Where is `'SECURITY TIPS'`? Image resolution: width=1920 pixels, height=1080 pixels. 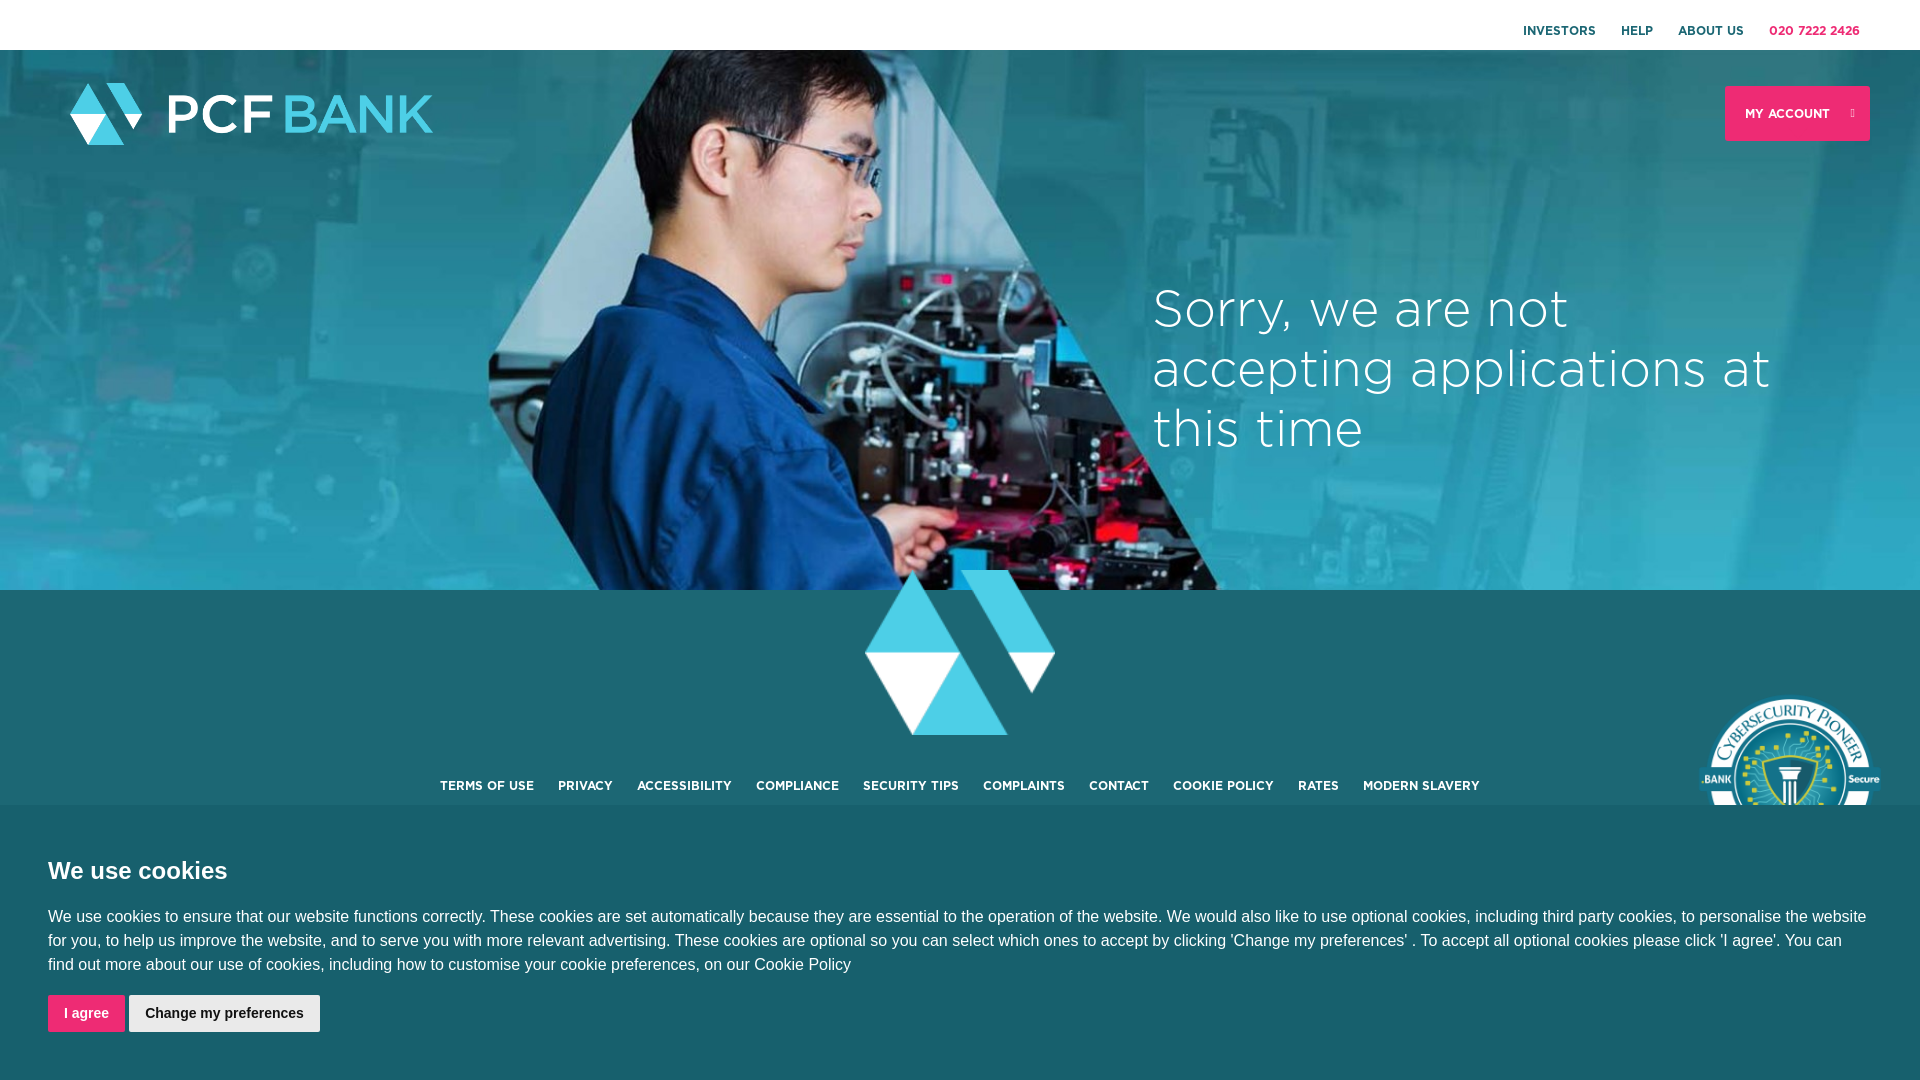
'SECURITY TIPS' is located at coordinates (863, 785).